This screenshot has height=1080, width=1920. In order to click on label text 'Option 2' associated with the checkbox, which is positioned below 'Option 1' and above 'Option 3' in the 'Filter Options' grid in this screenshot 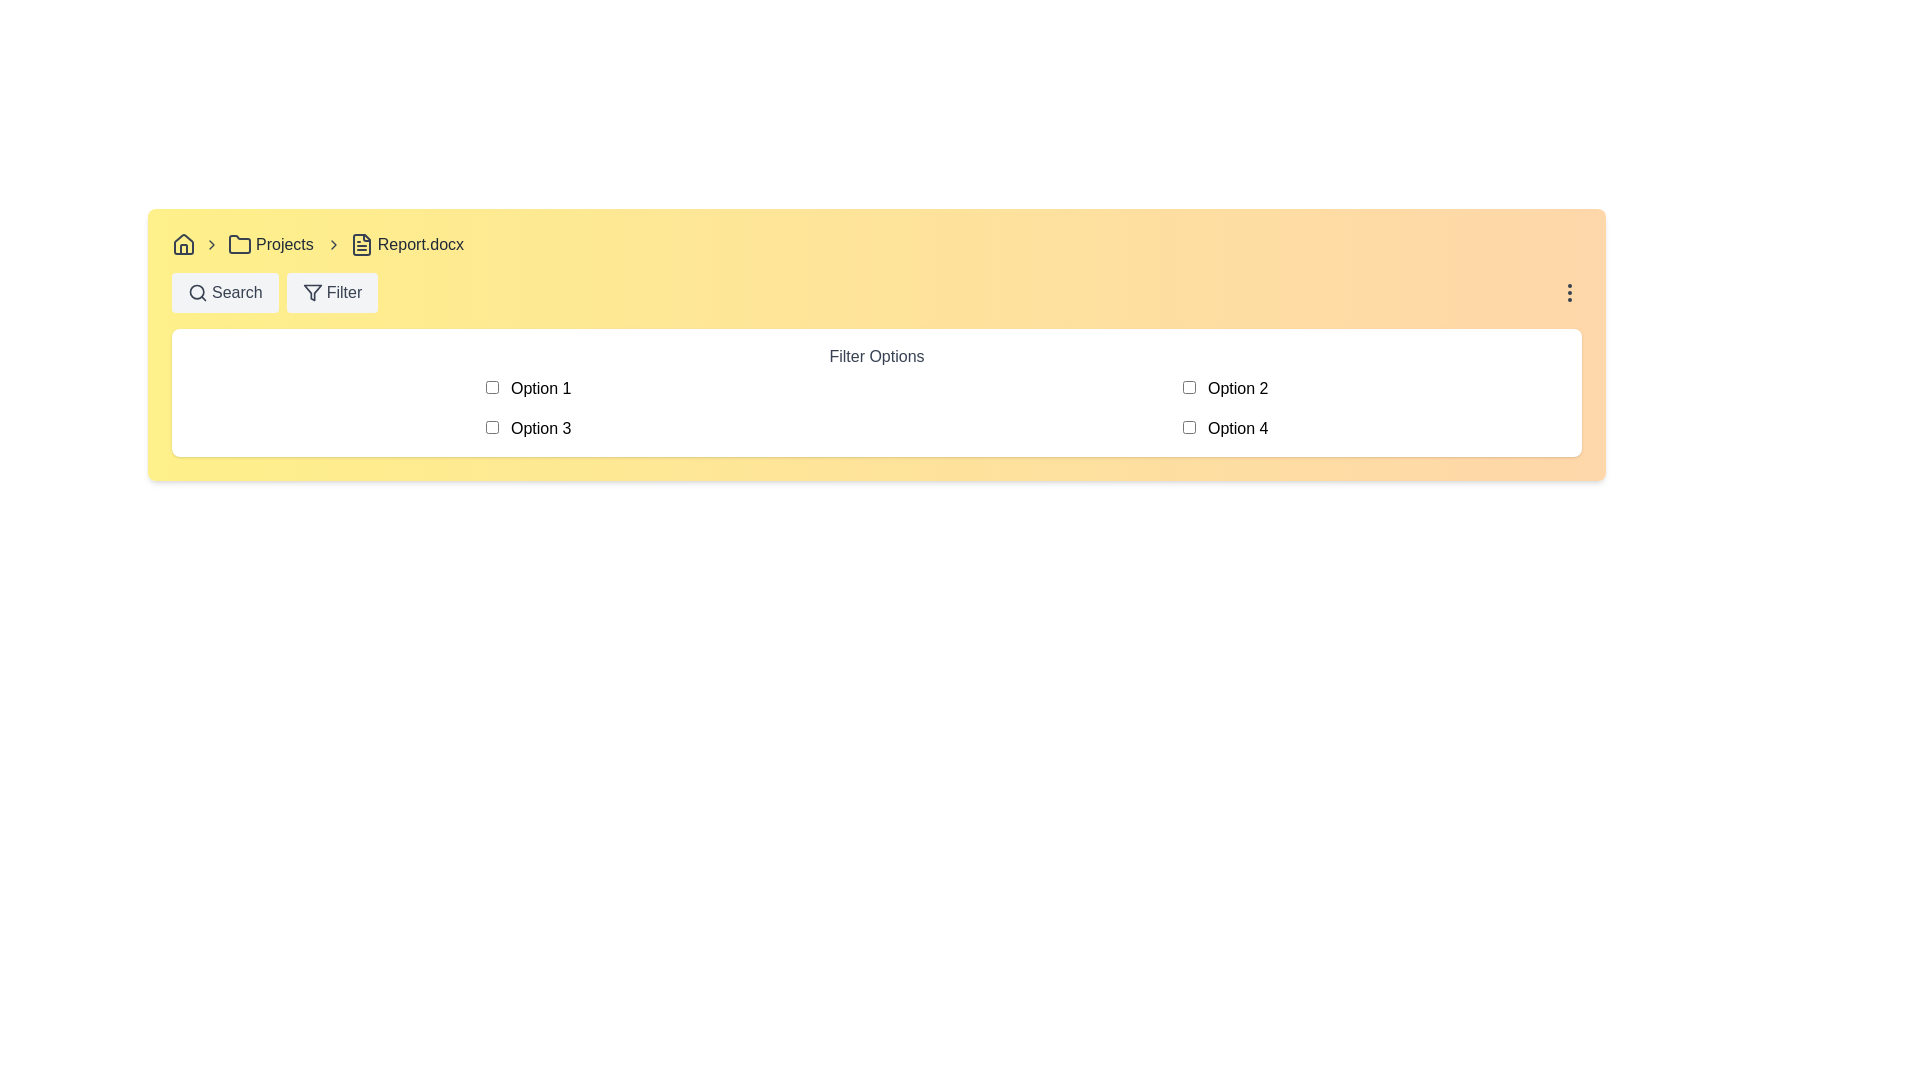, I will do `click(1224, 389)`.